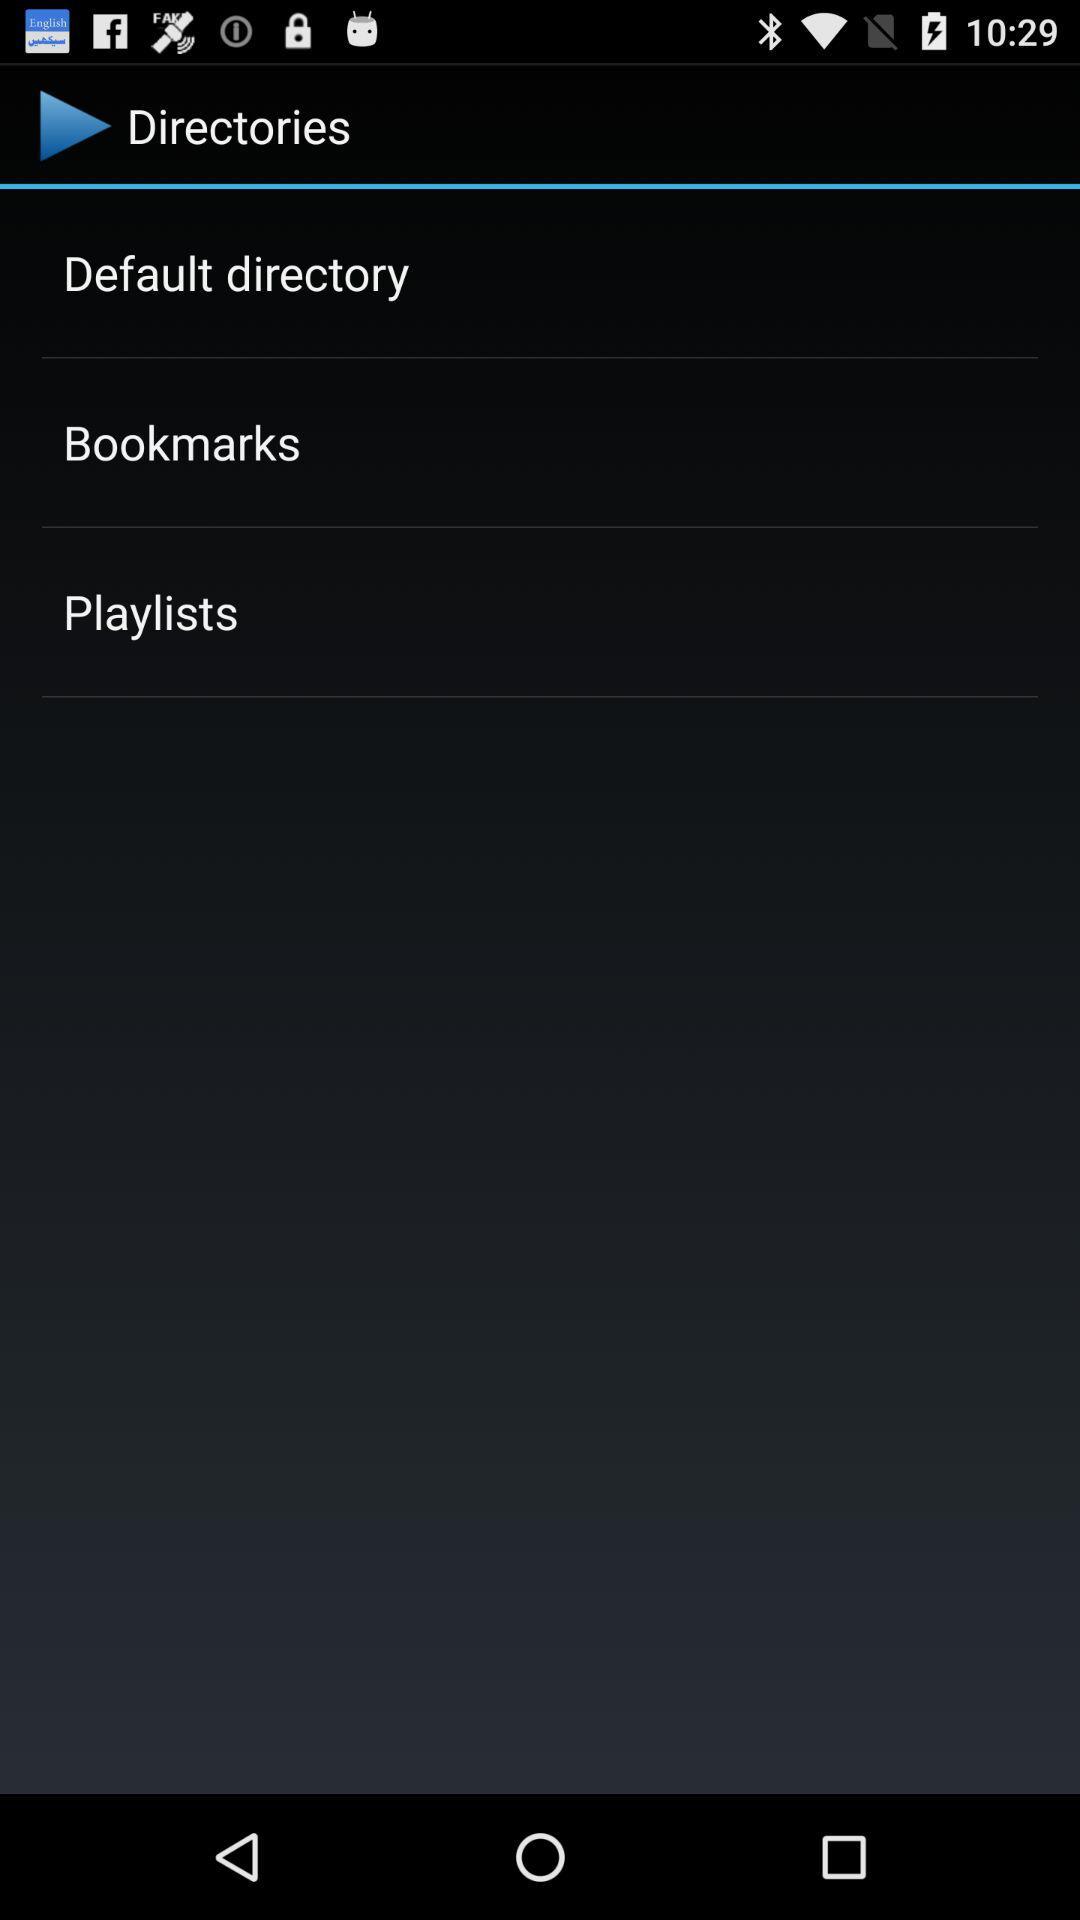 The width and height of the screenshot is (1080, 1920). I want to click on bookmarks app, so click(181, 441).